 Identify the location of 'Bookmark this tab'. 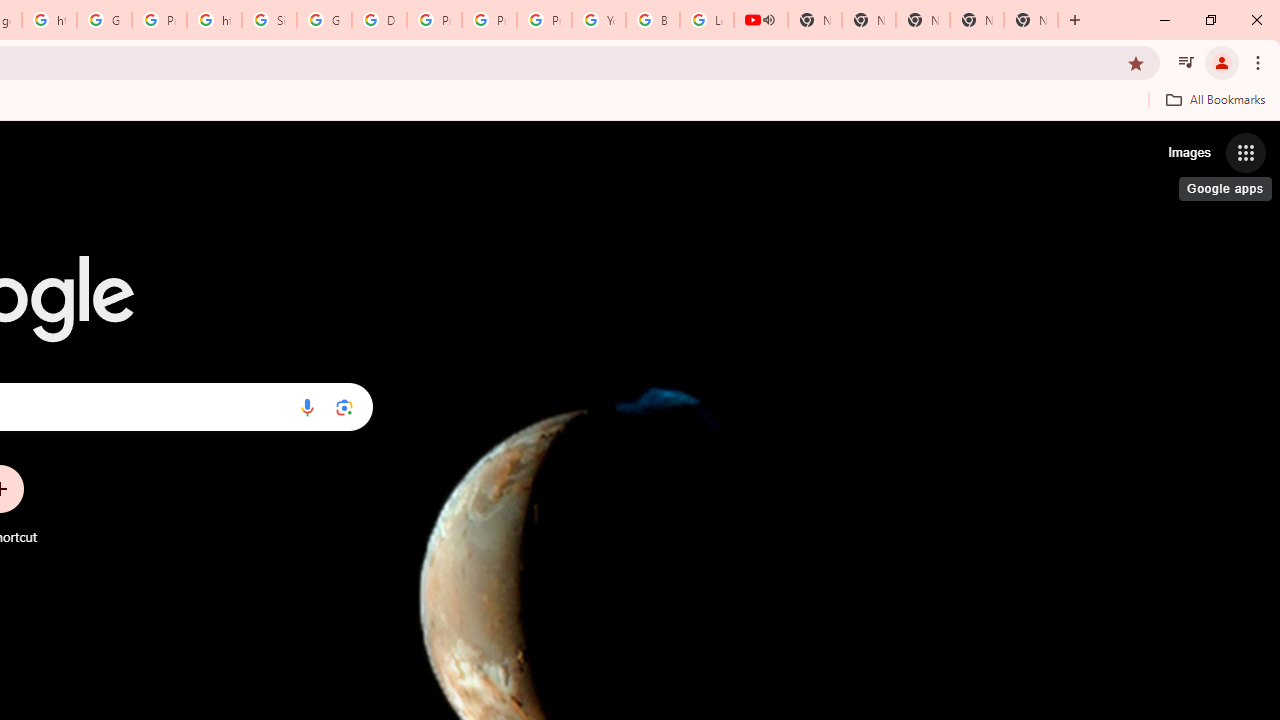
(1136, 61).